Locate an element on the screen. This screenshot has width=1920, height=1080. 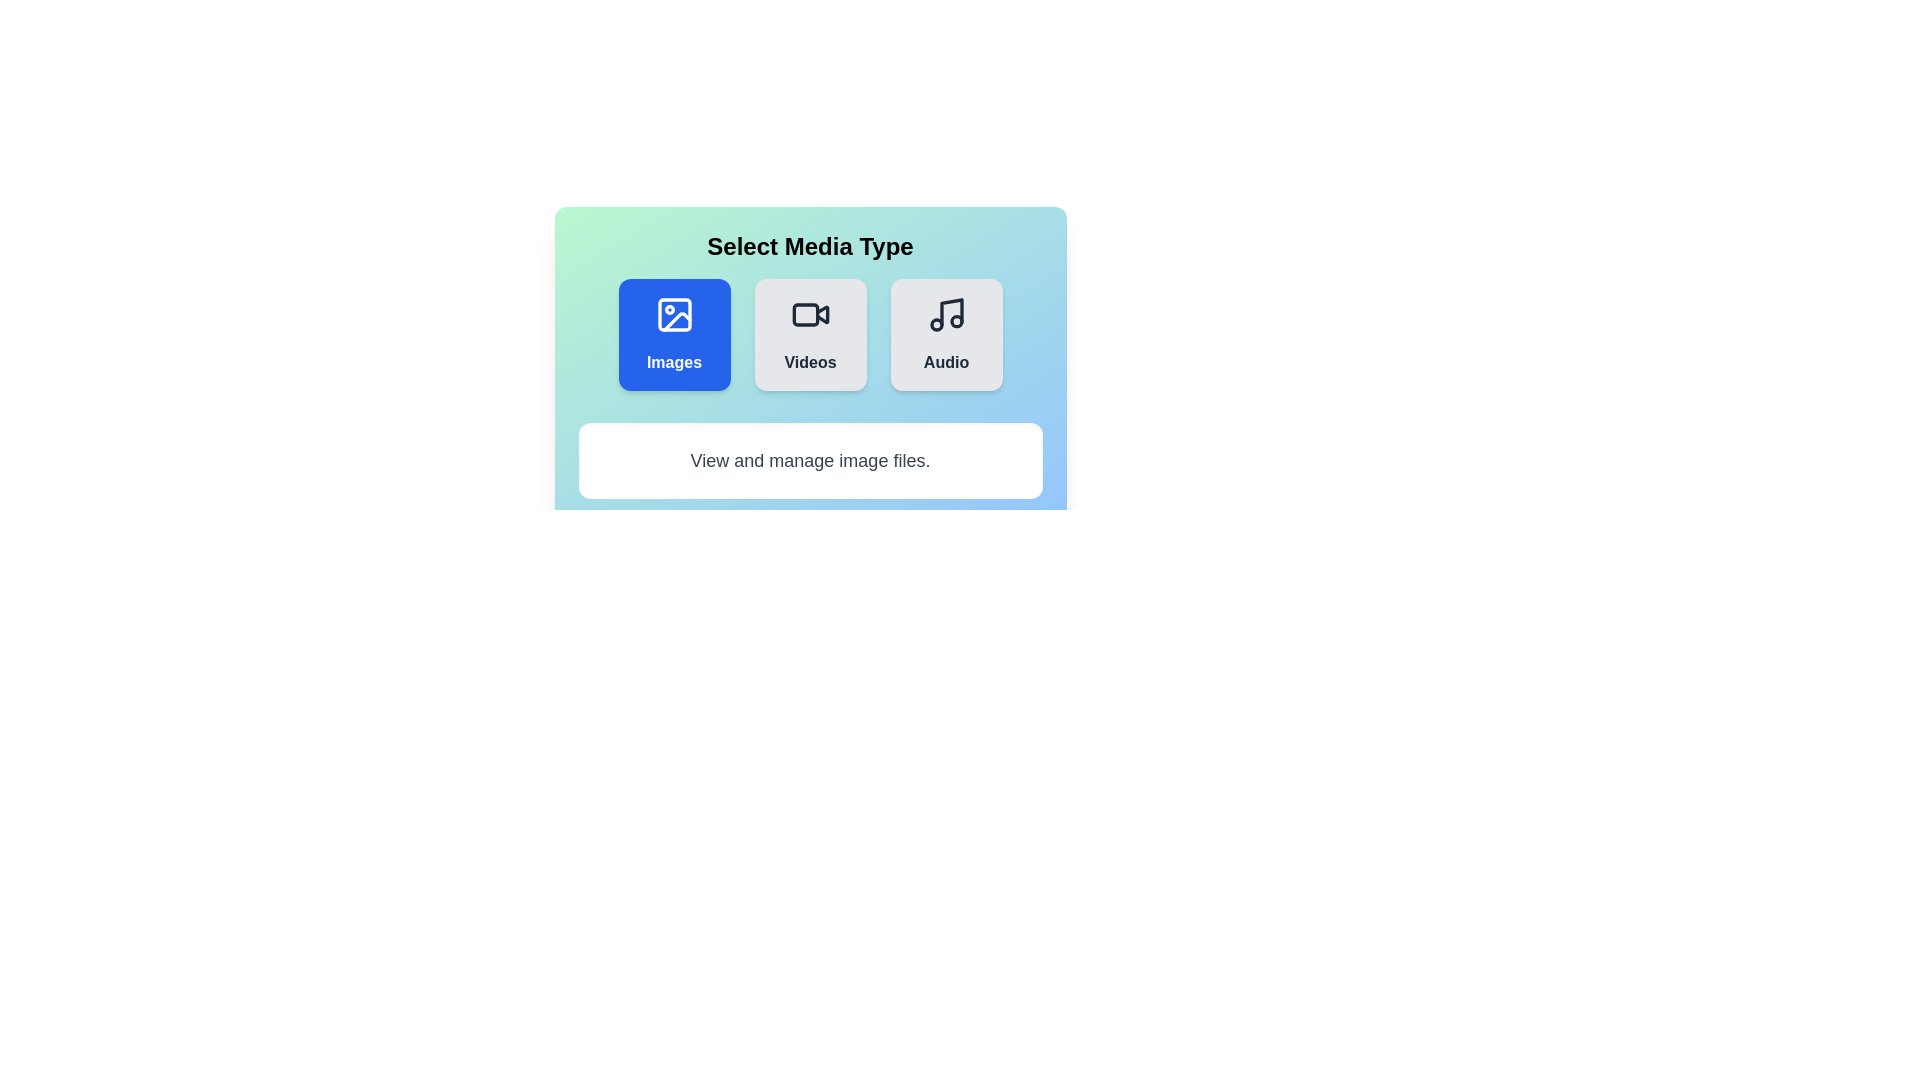
the center of the title text to focus on it is located at coordinates (810, 245).